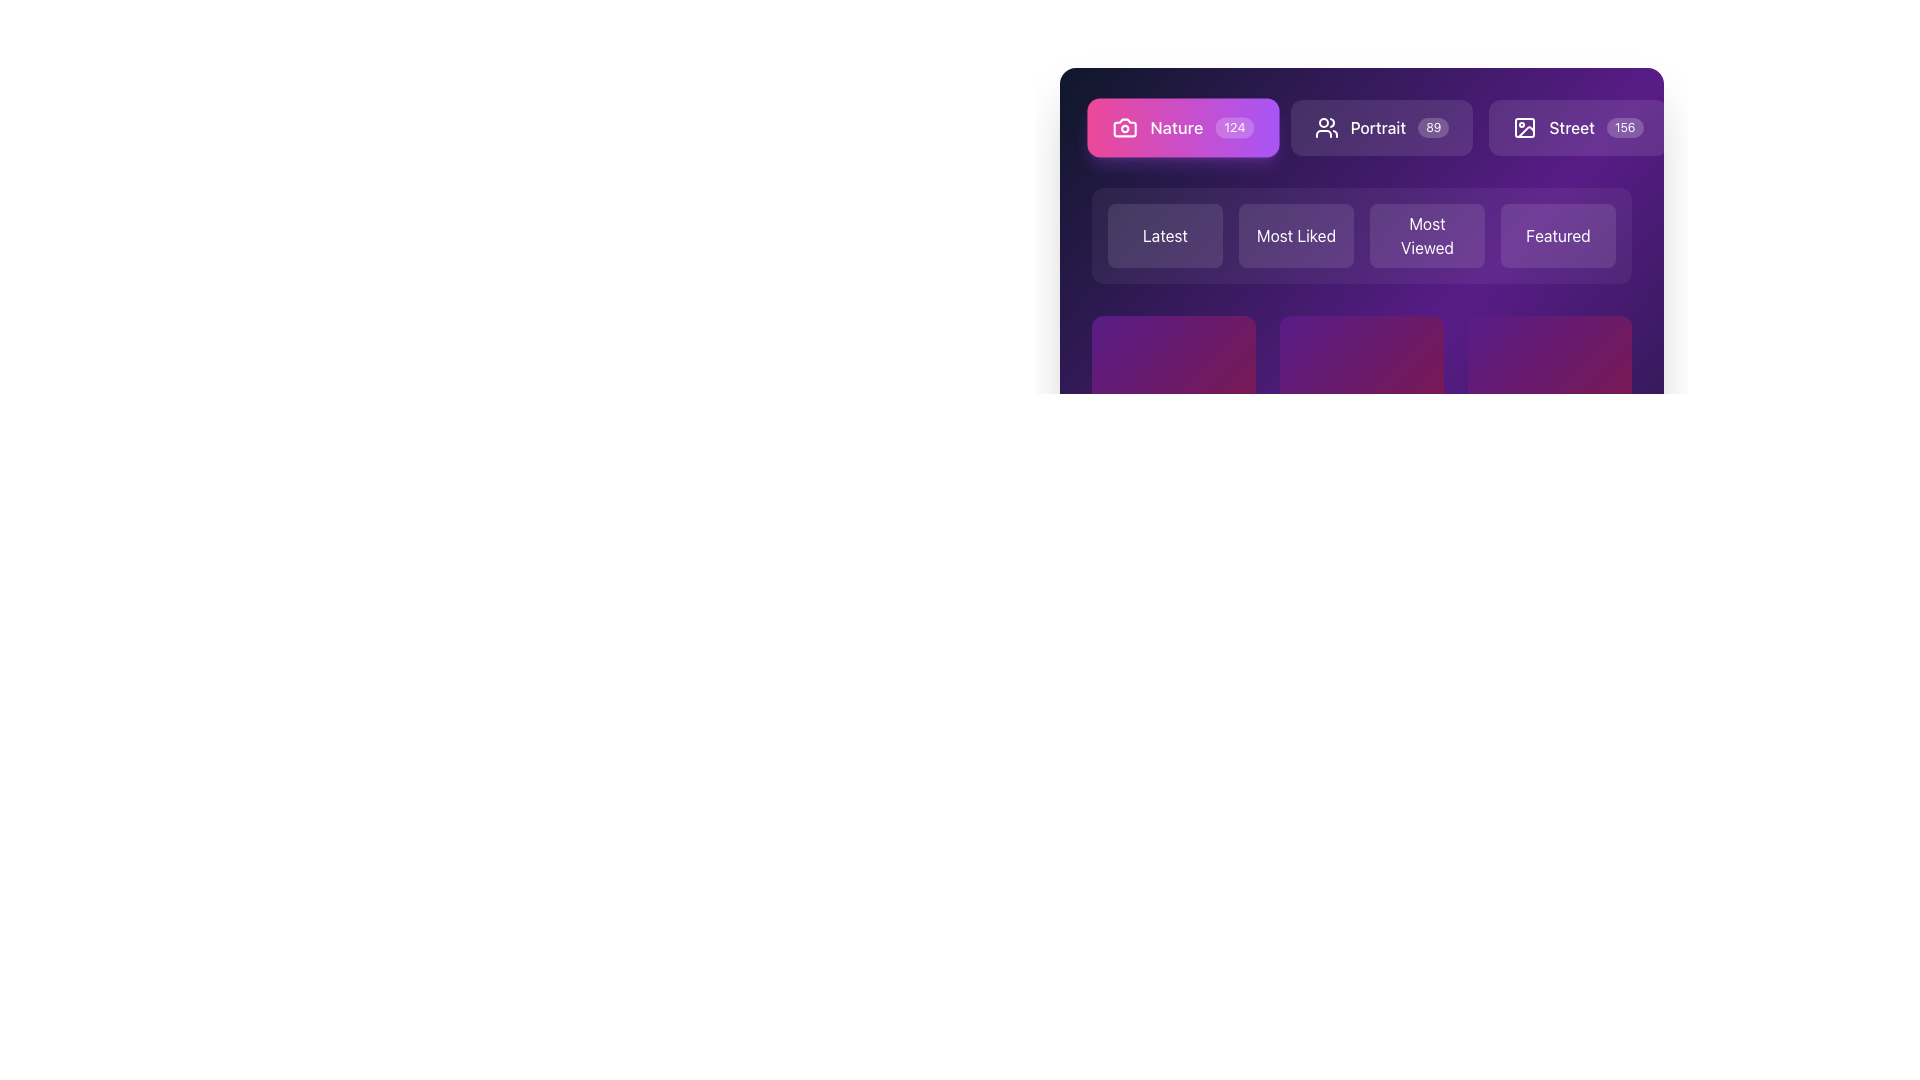 The height and width of the screenshot is (1080, 1920). I want to click on the Badge or Notification Counter element that displays the number '124', located to the right of the text 'Nature' in the top navigation bar, so click(1233, 127).